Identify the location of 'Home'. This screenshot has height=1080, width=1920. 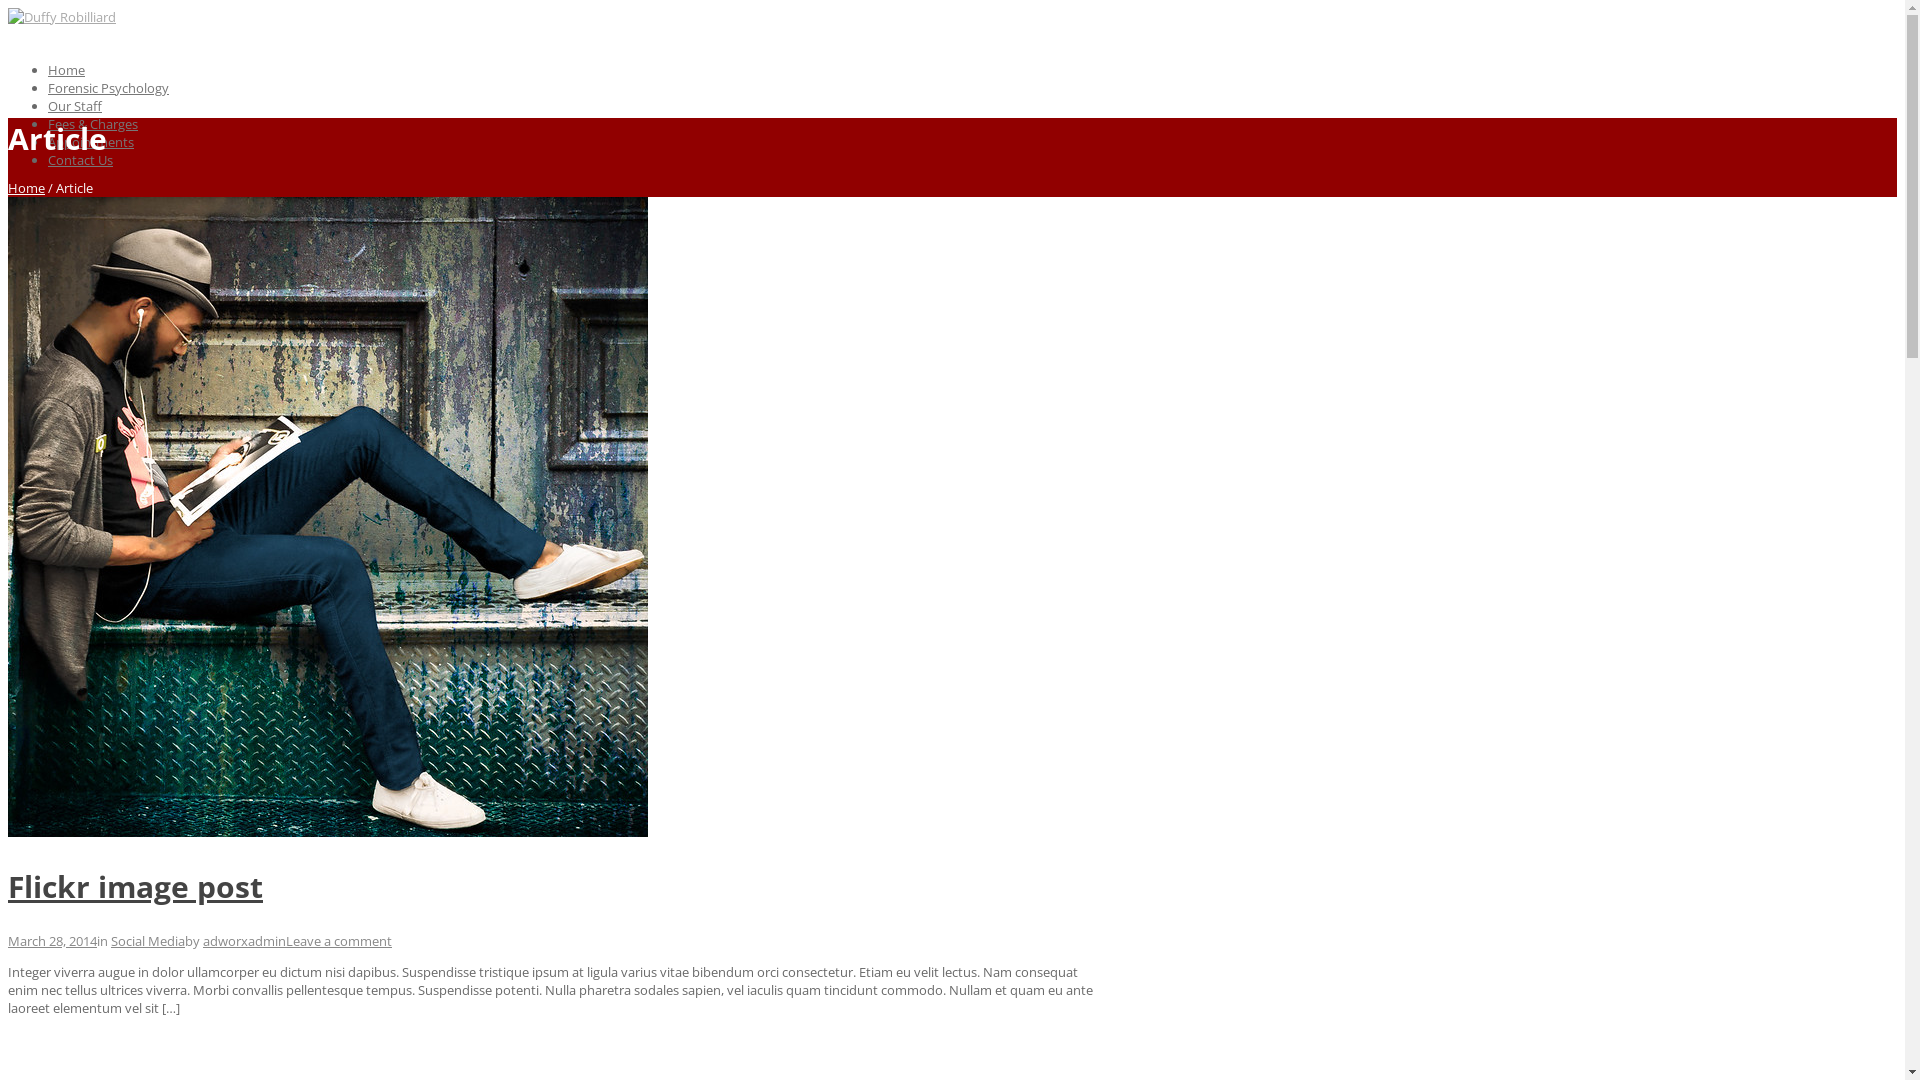
(26, 188).